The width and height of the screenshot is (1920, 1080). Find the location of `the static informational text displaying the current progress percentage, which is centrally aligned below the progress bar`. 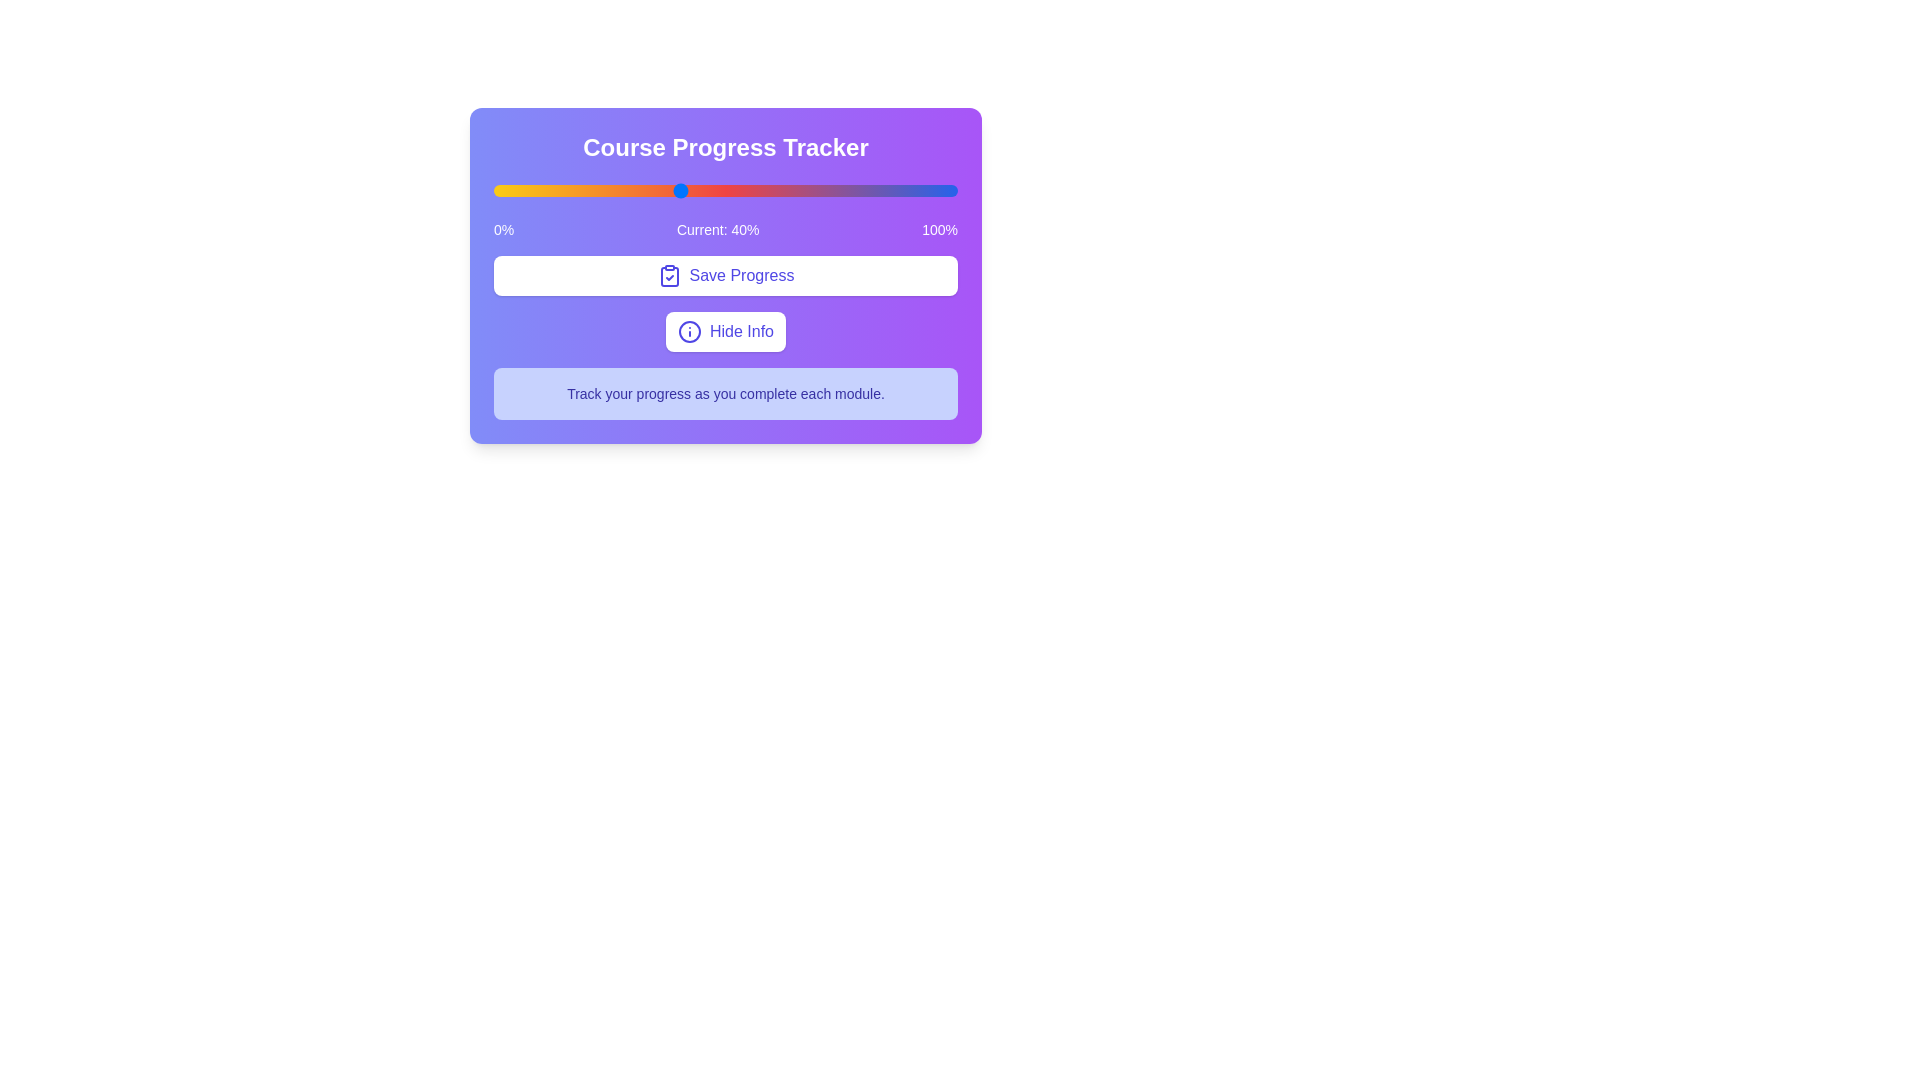

the static informational text displaying the current progress percentage, which is centrally aligned below the progress bar is located at coordinates (724, 229).